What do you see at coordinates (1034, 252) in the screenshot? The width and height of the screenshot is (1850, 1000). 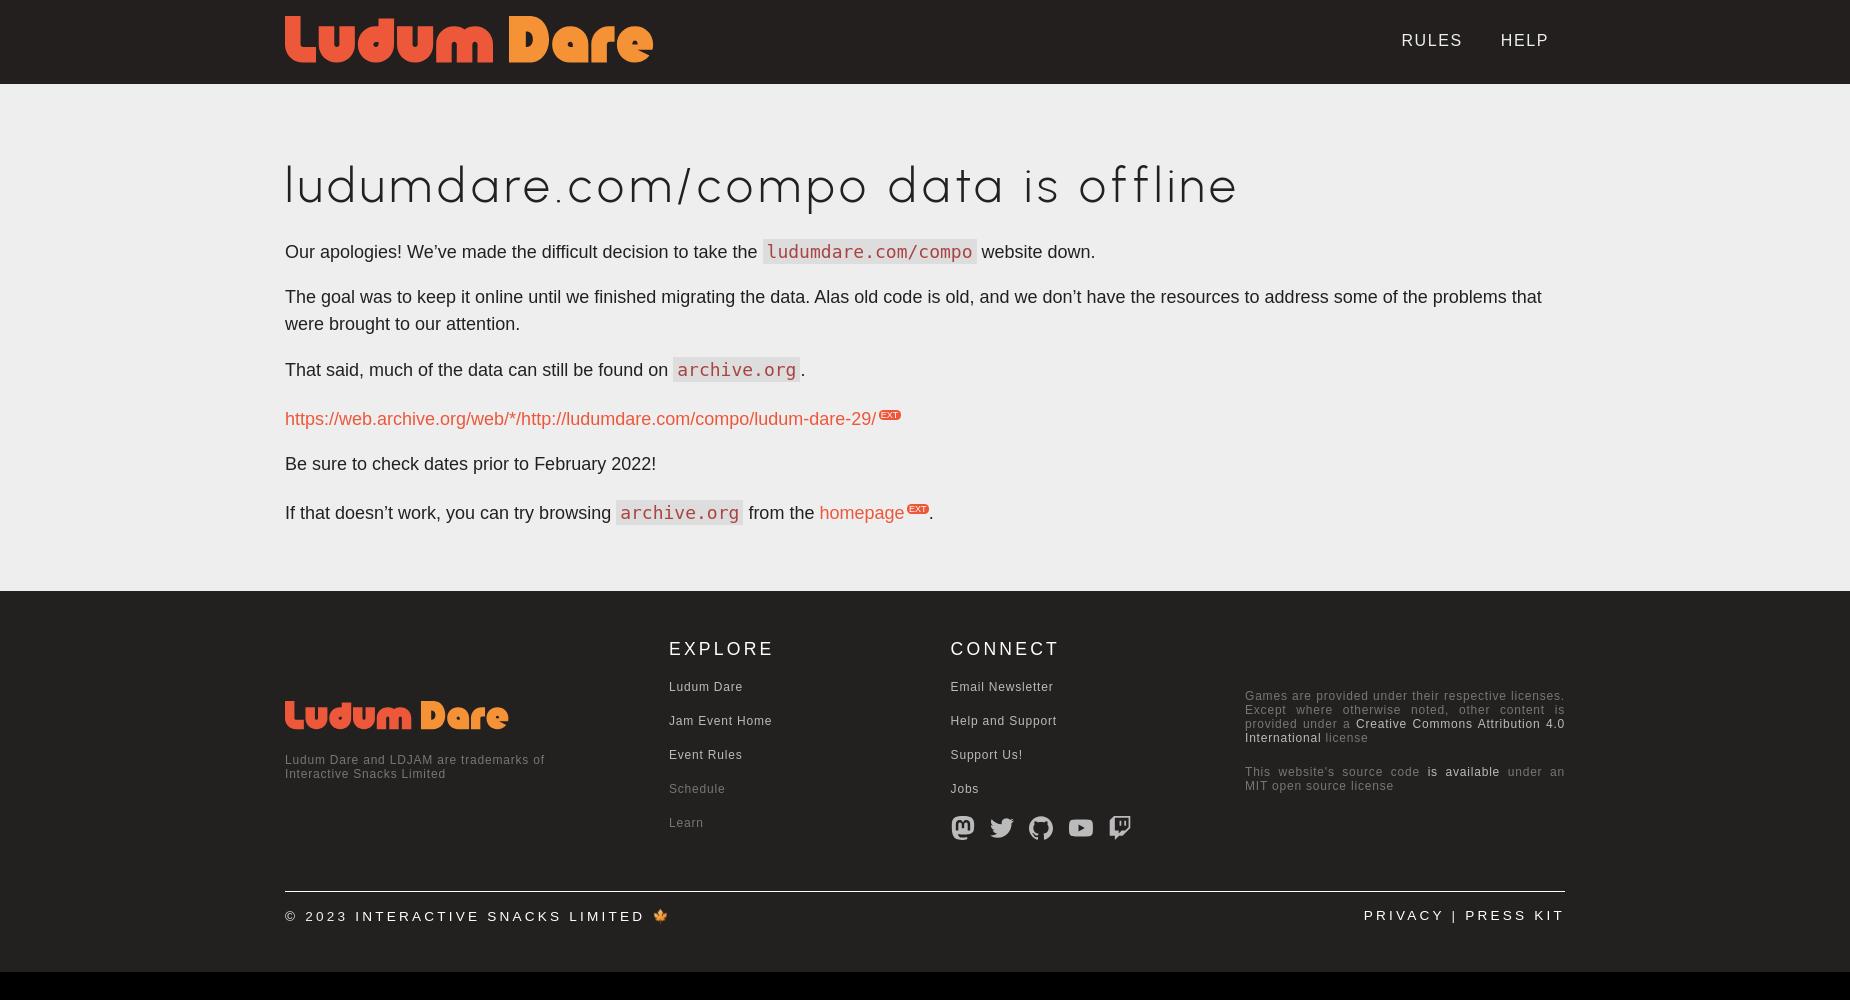 I see `'website down.'` at bounding box center [1034, 252].